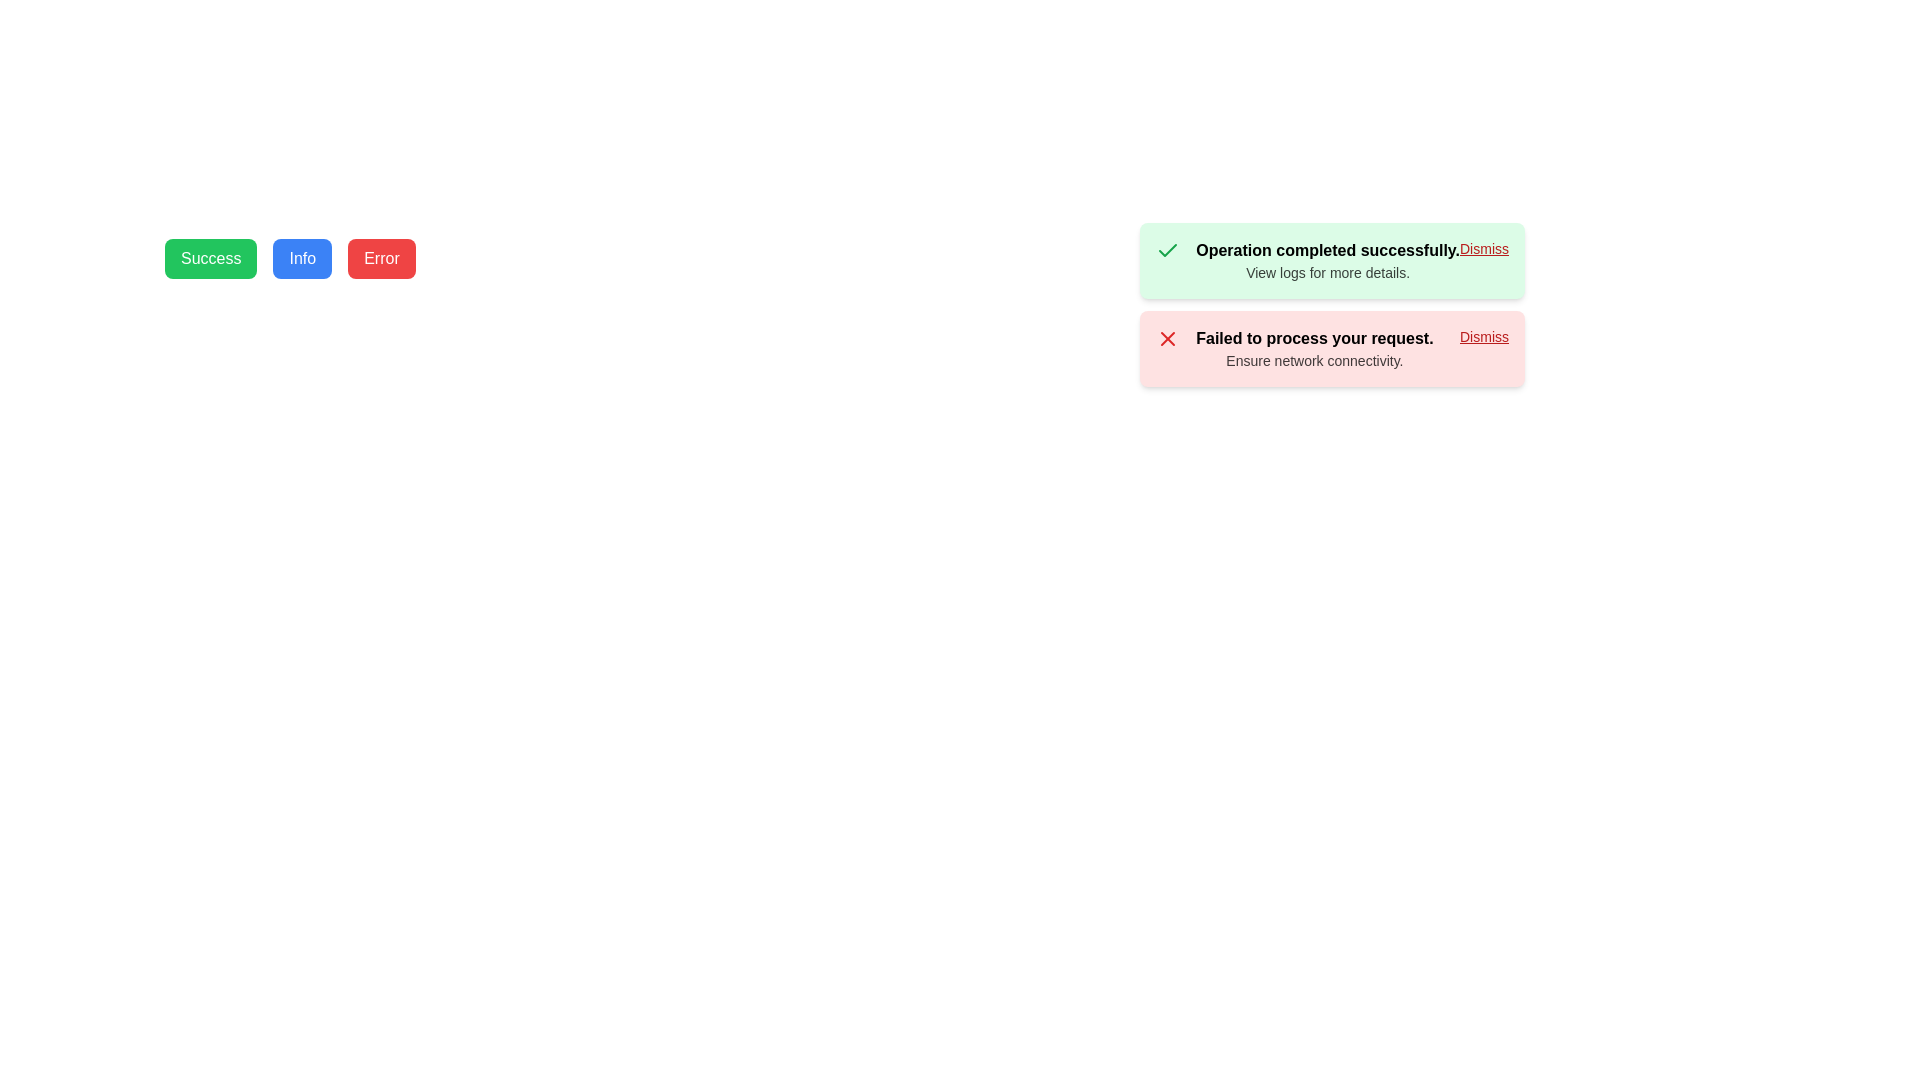 This screenshot has width=1920, height=1080. Describe the element at coordinates (1315, 347) in the screenshot. I see `the text block displaying the alert message 'Failed to process your request.' within the red-tinted alert box` at that location.